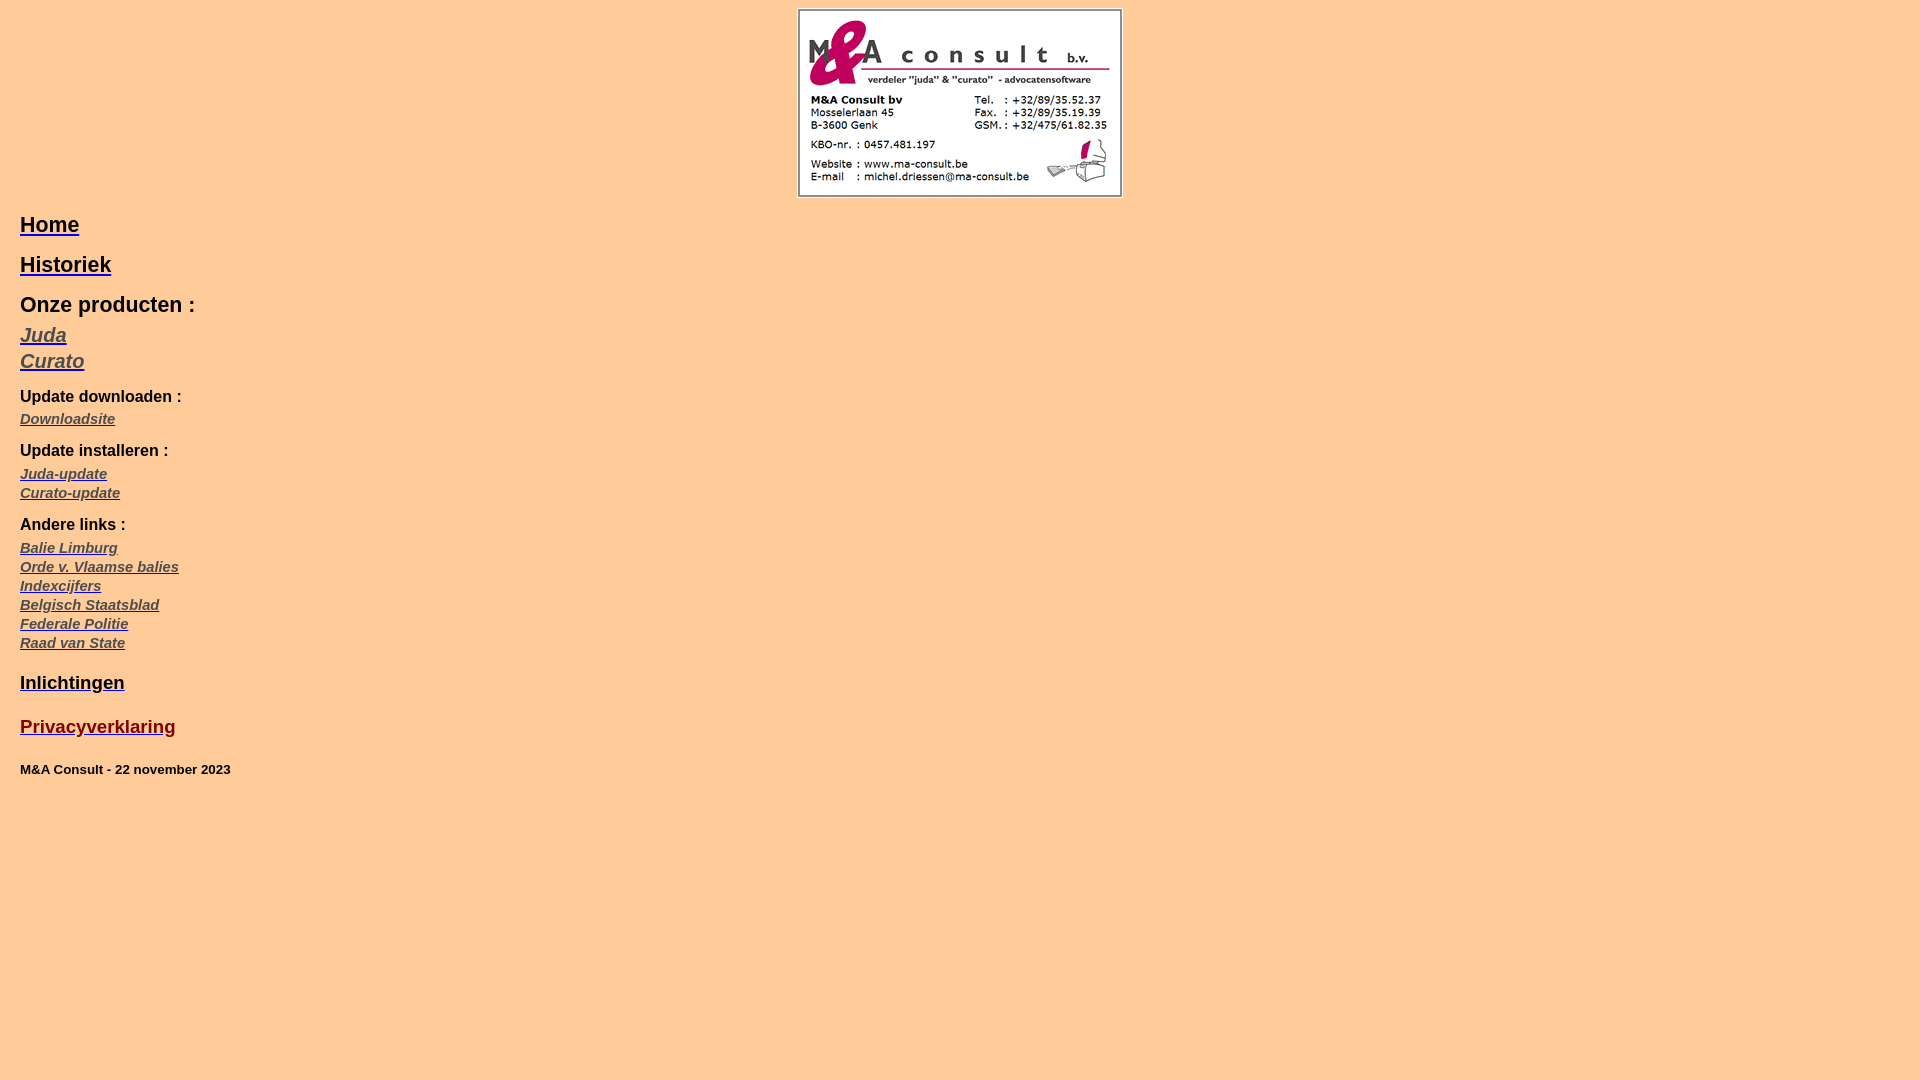  Describe the element at coordinates (60, 585) in the screenshot. I see `'Indexcijfers'` at that location.